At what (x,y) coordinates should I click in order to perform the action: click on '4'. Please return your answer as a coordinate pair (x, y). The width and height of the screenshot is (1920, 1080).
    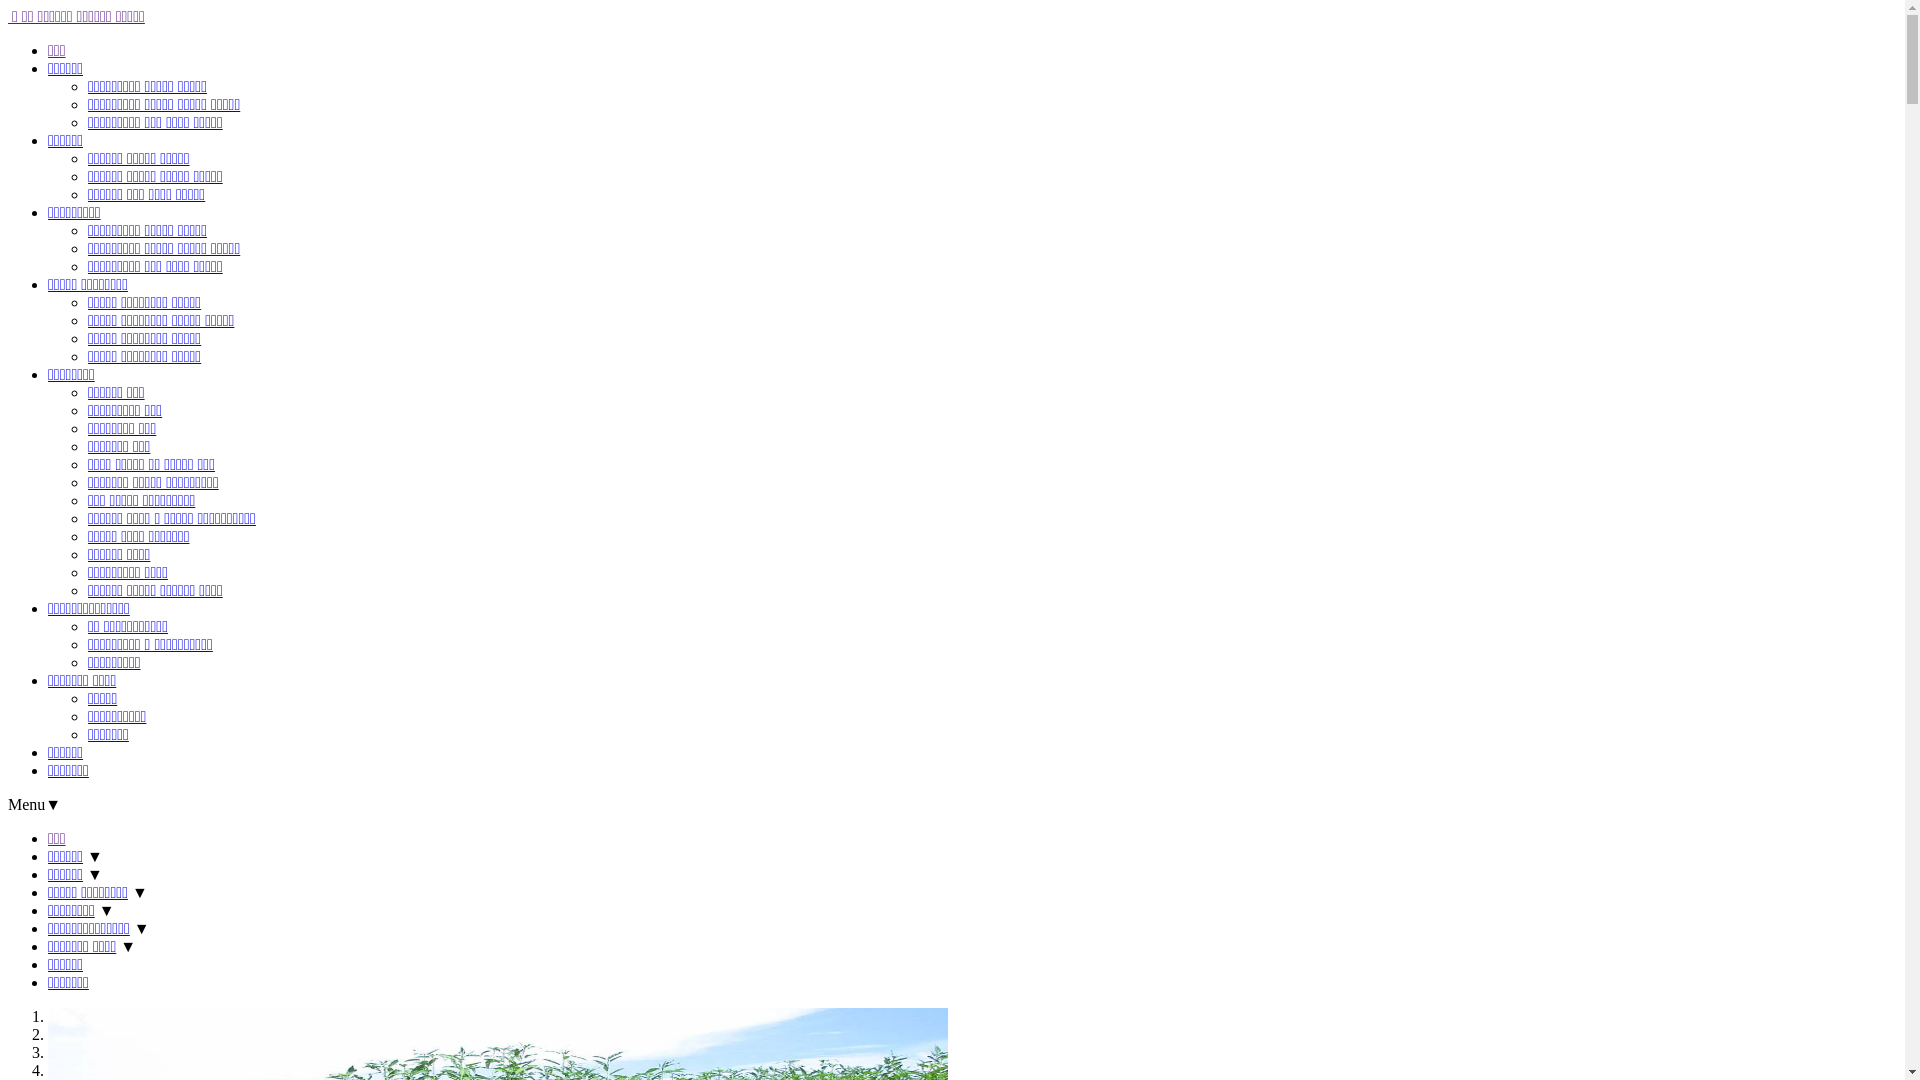
    Looking at the image, I should click on (52, 1069).